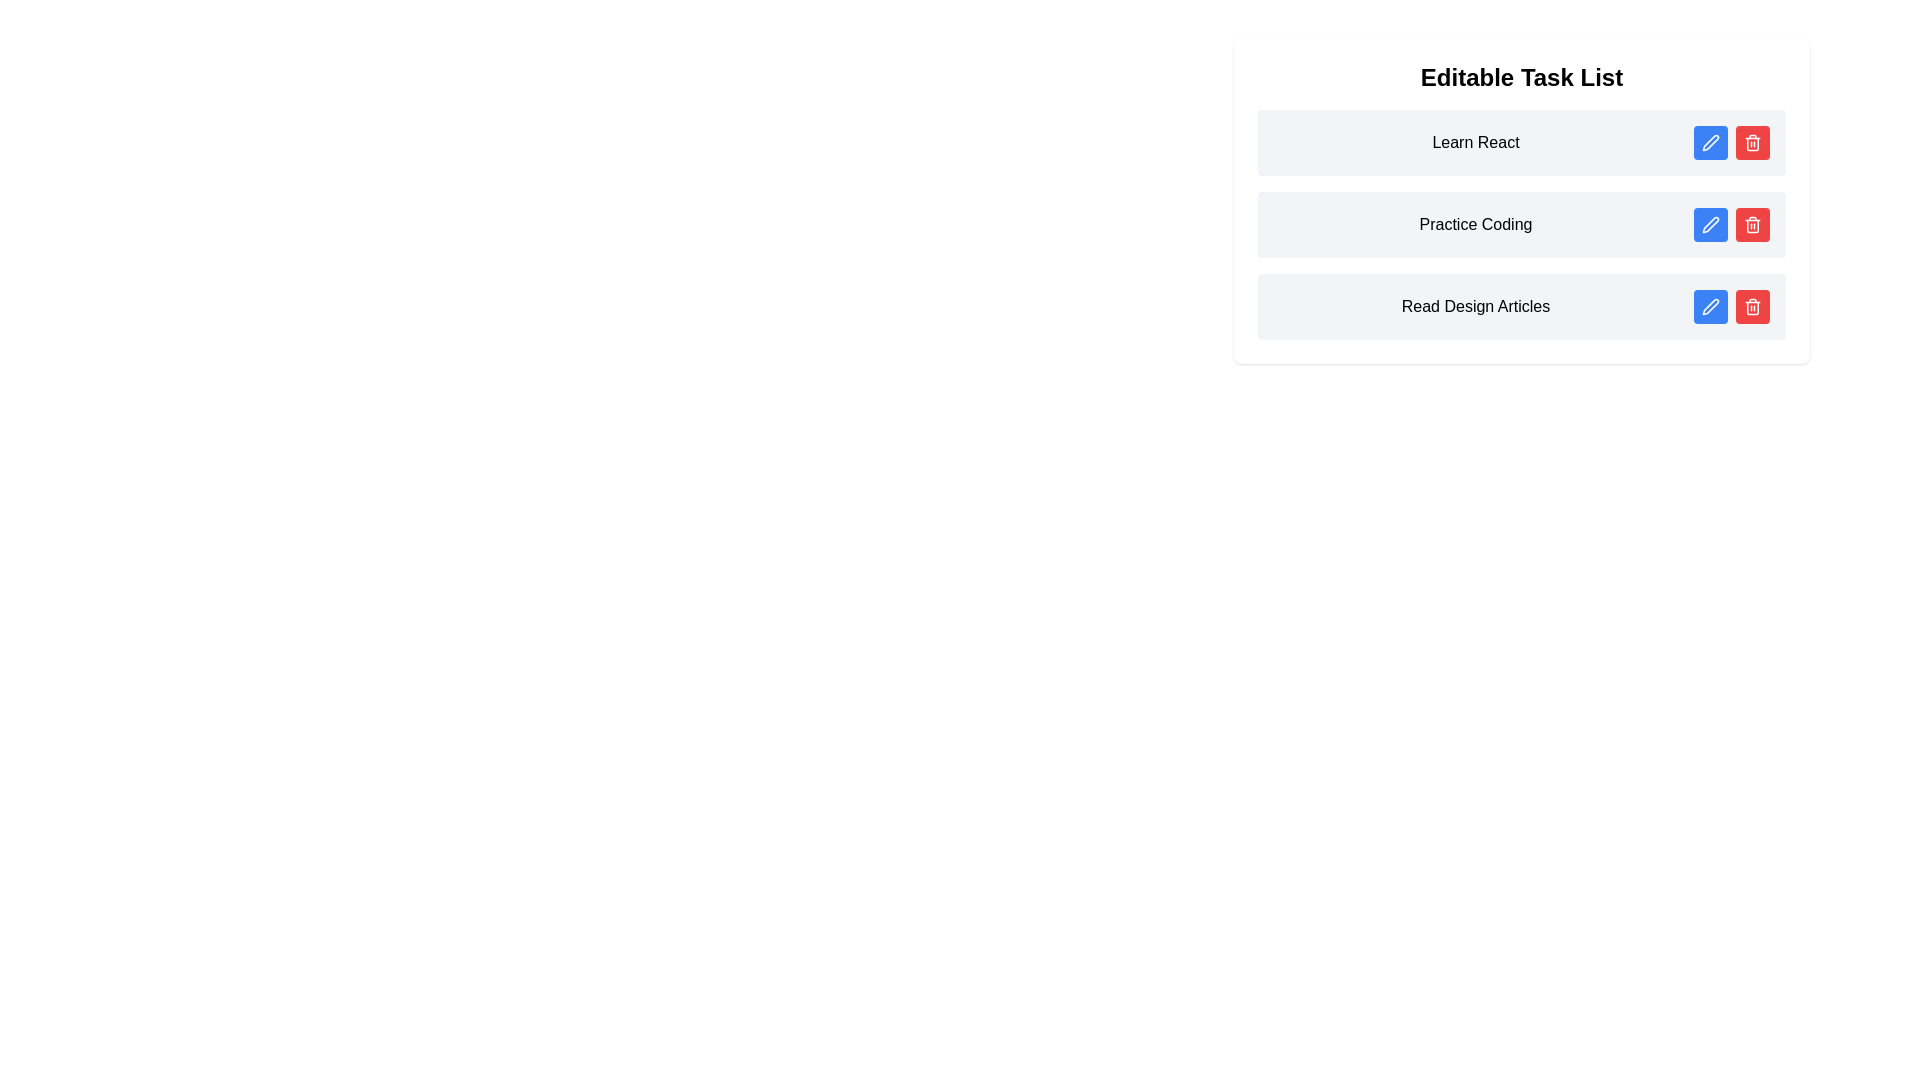 This screenshot has height=1080, width=1920. Describe the element at coordinates (1731, 224) in the screenshot. I see `the interactive buttons for the 'Practice Coding' task row, which includes a blue edit button with a pen icon and a red delete button with a trash can icon` at that location.